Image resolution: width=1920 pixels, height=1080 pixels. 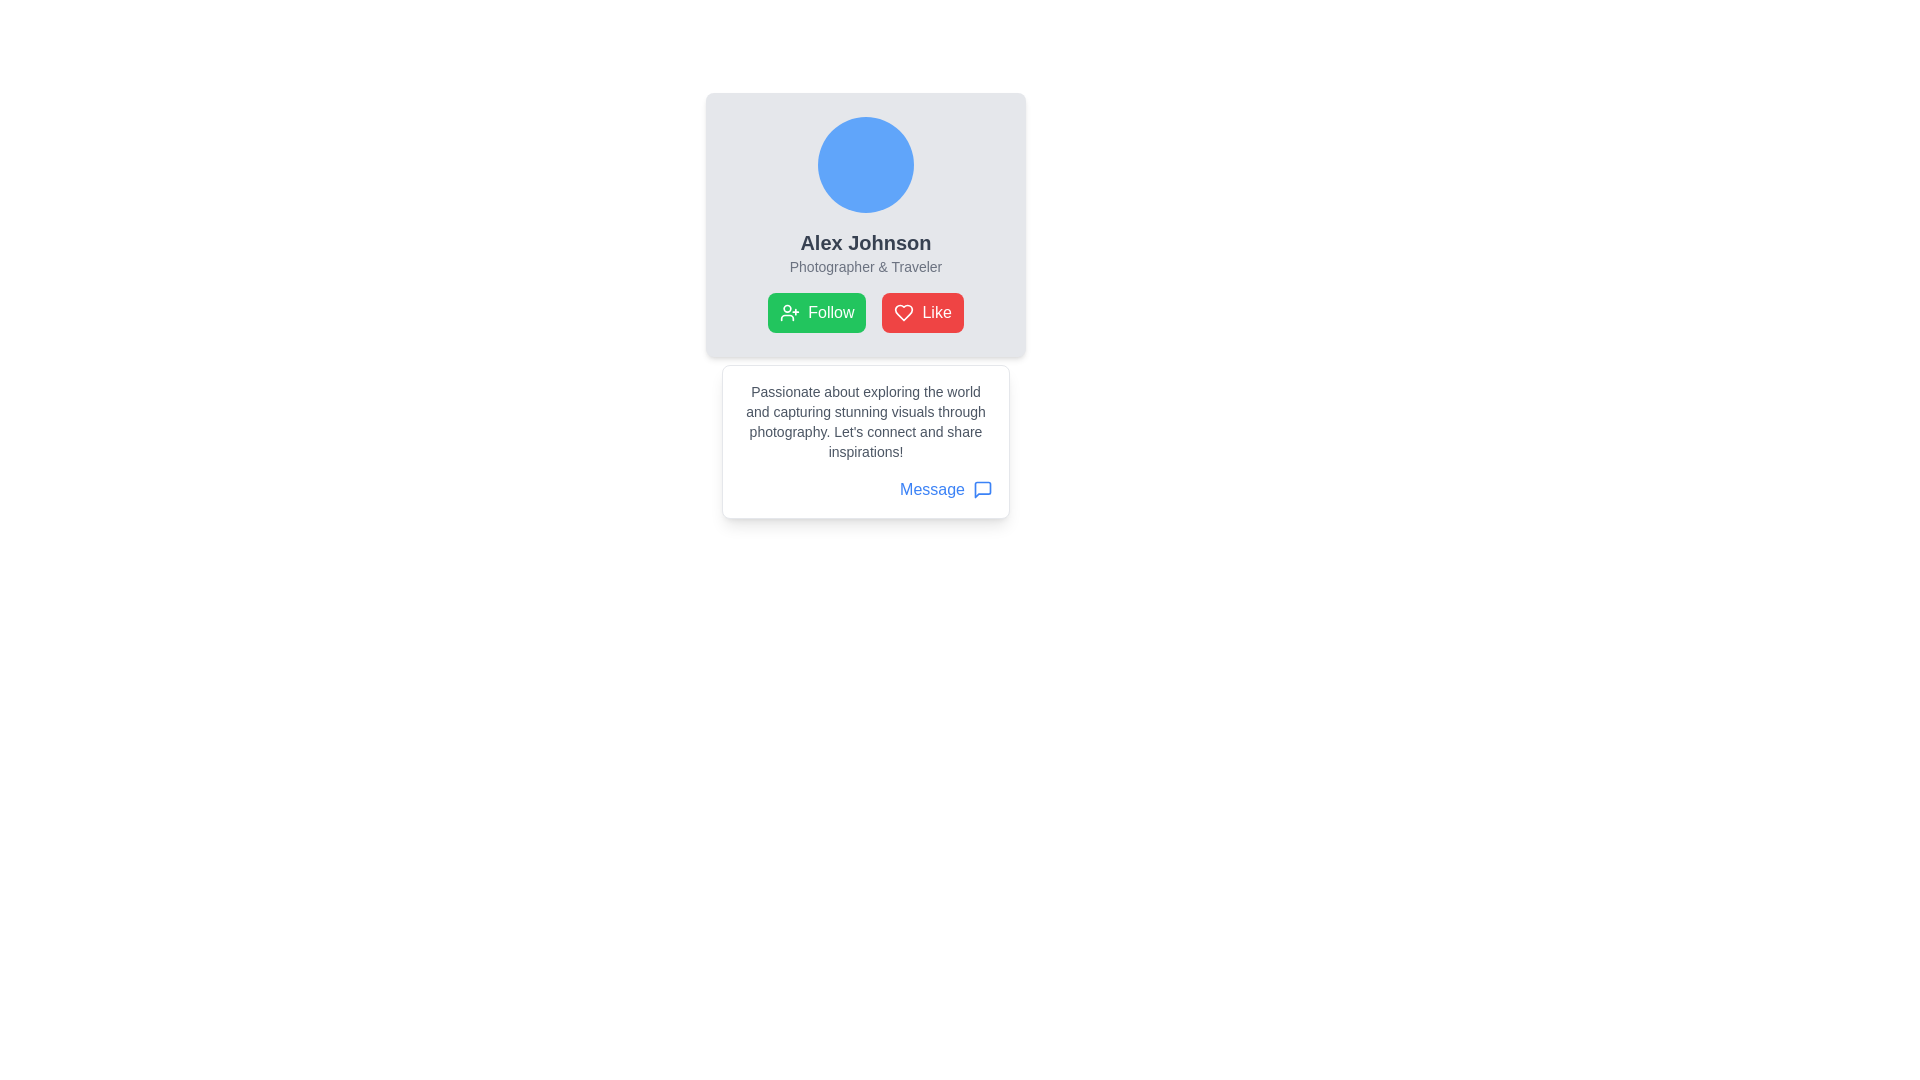 I want to click on the static text block containing the description about photography, which is styled with a gray-colored font and located above the 'Message' button, so click(x=865, y=420).